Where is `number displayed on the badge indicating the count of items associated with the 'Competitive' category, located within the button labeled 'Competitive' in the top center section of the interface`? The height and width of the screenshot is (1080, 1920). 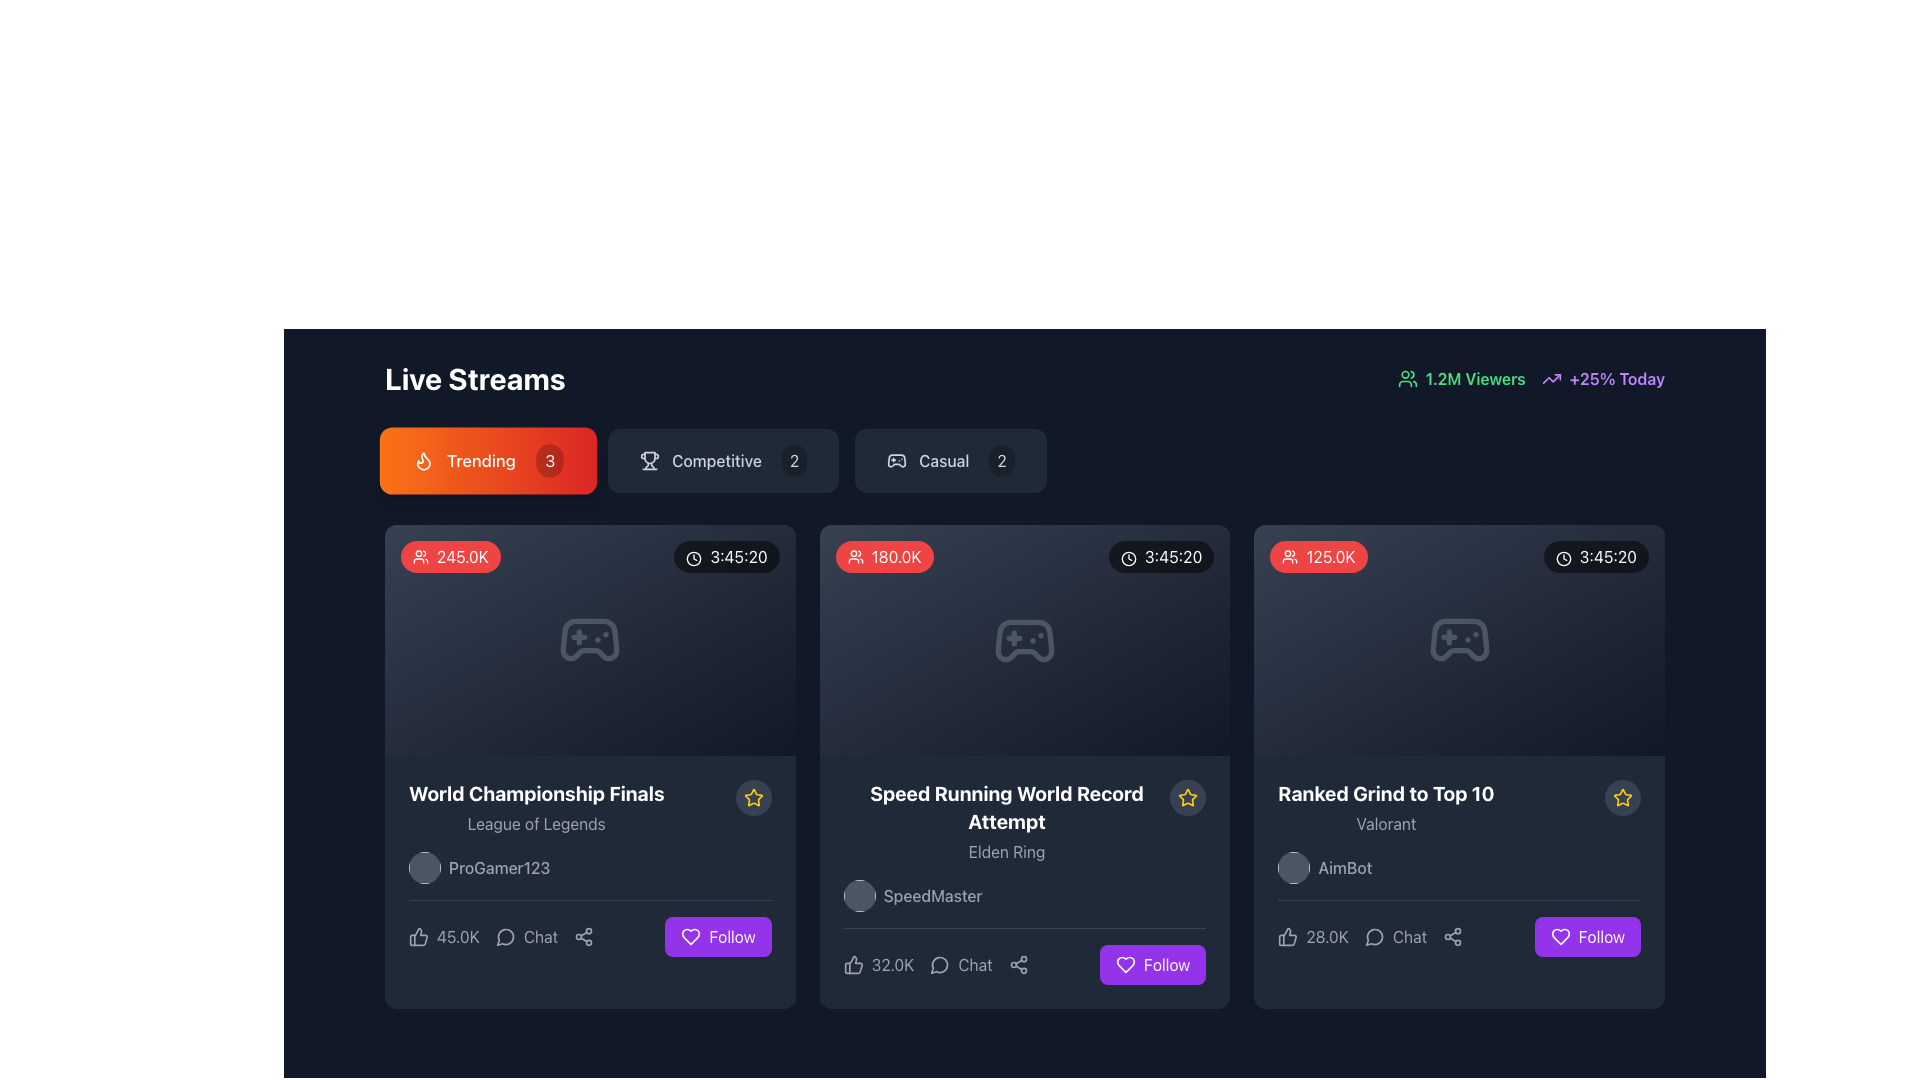 number displayed on the badge indicating the count of items associated with the 'Competitive' category, located within the button labeled 'Competitive' in the top center section of the interface is located at coordinates (793, 461).